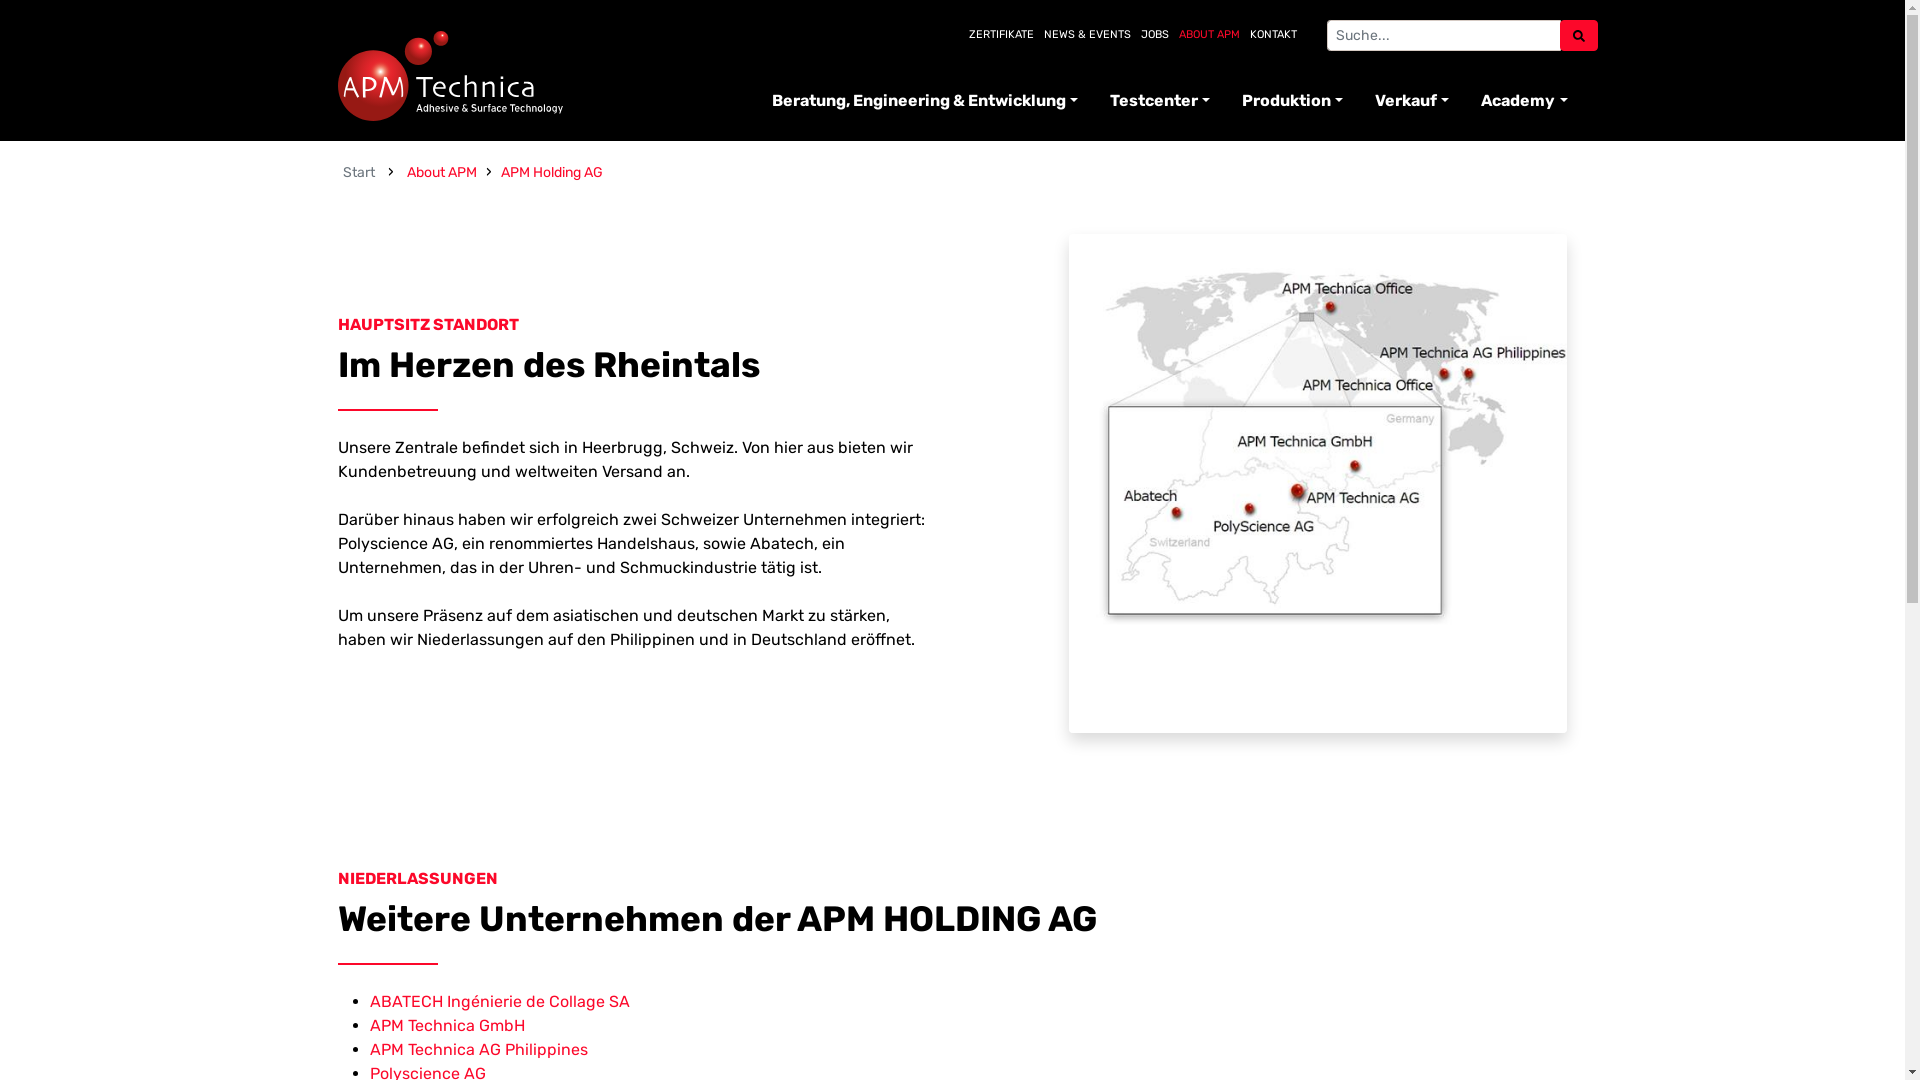 This screenshot has height=1080, width=1920. I want to click on 'ABOUT APM', so click(1207, 34).